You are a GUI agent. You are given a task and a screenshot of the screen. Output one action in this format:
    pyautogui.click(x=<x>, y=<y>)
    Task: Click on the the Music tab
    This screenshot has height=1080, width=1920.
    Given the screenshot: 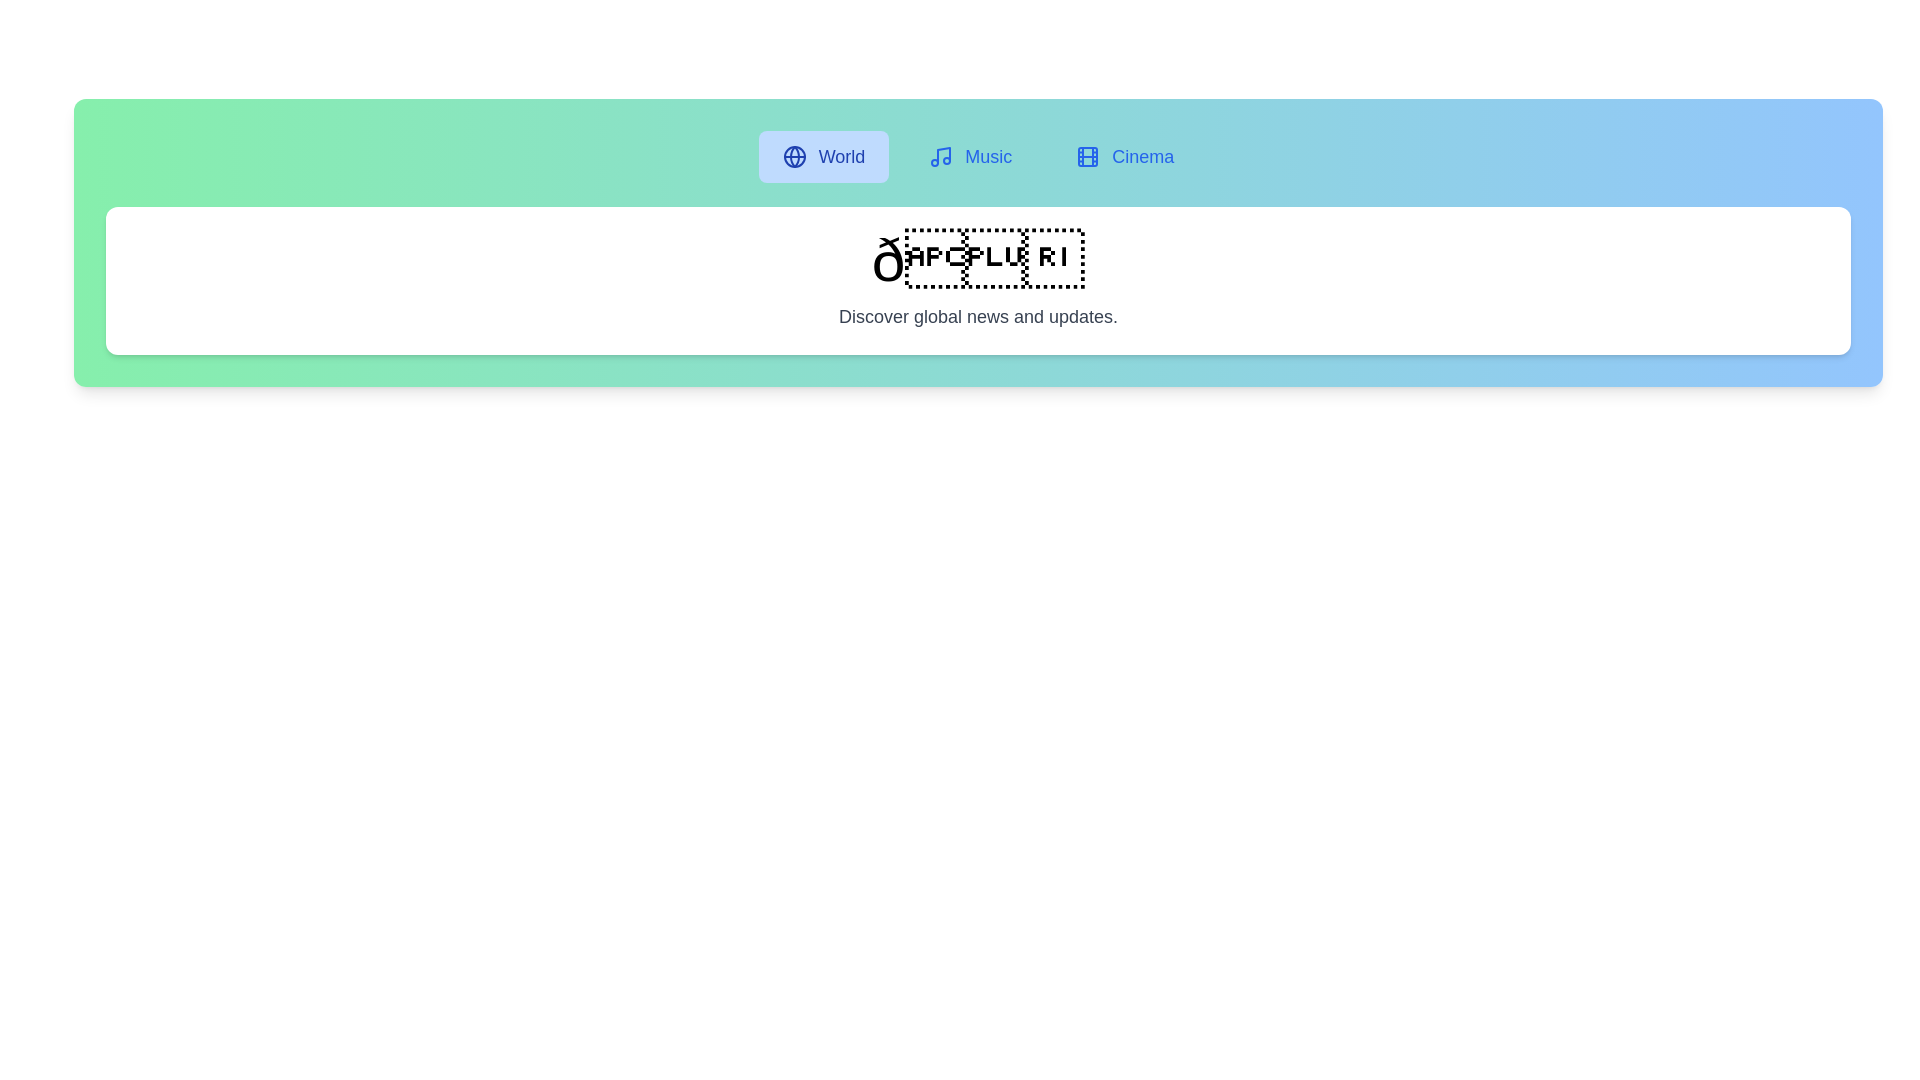 What is the action you would take?
    pyautogui.click(x=970, y=156)
    